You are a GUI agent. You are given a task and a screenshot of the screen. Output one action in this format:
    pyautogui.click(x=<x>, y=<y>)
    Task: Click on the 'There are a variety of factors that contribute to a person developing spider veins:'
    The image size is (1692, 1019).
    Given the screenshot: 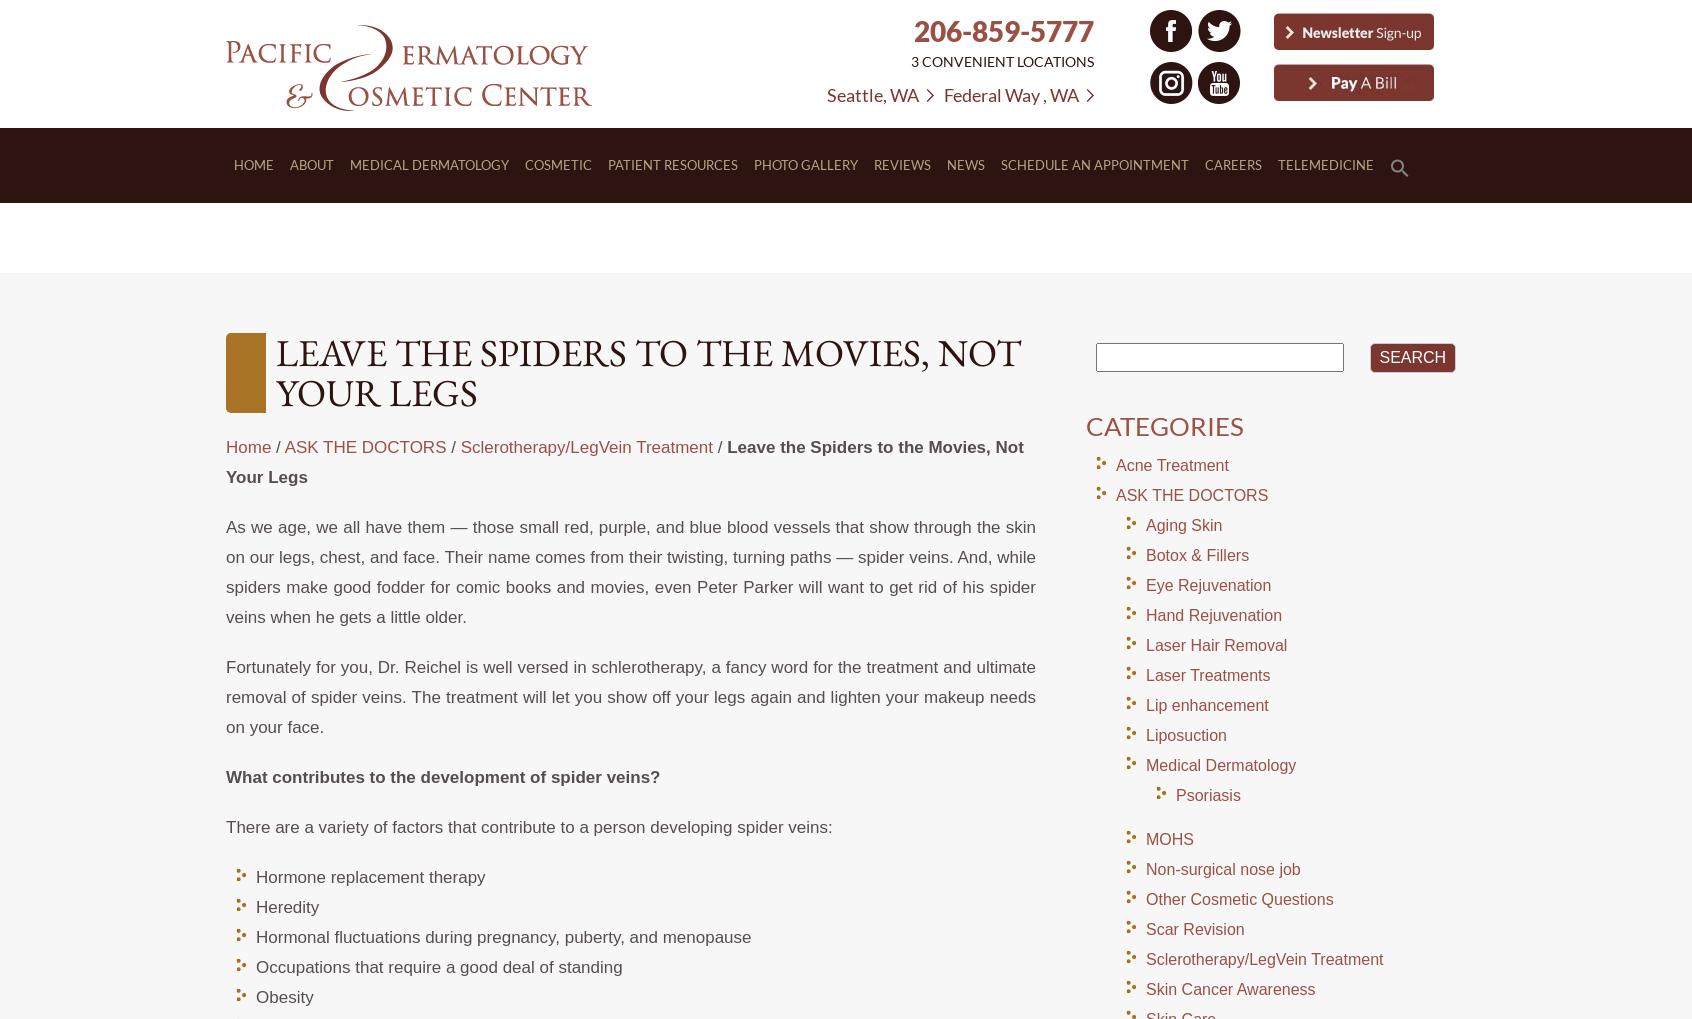 What is the action you would take?
    pyautogui.click(x=528, y=827)
    